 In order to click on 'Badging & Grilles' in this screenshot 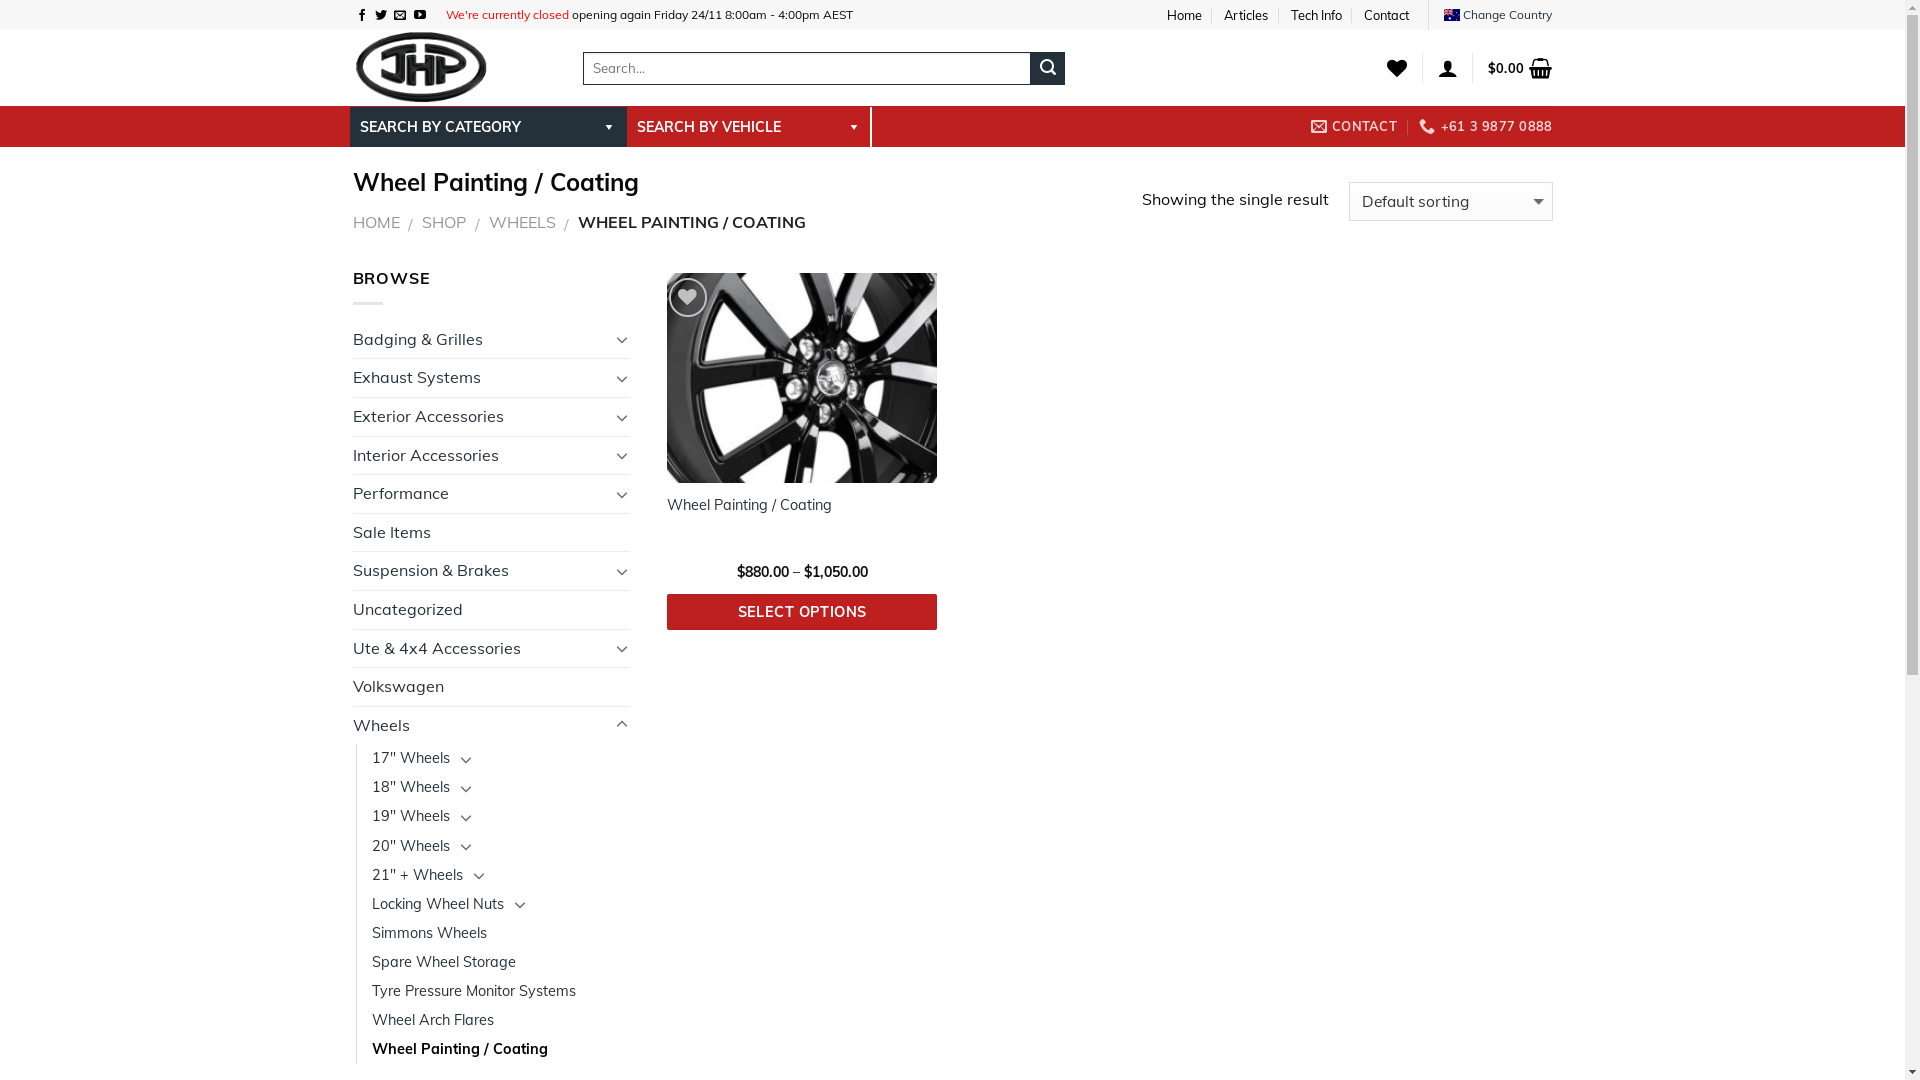, I will do `click(351, 338)`.